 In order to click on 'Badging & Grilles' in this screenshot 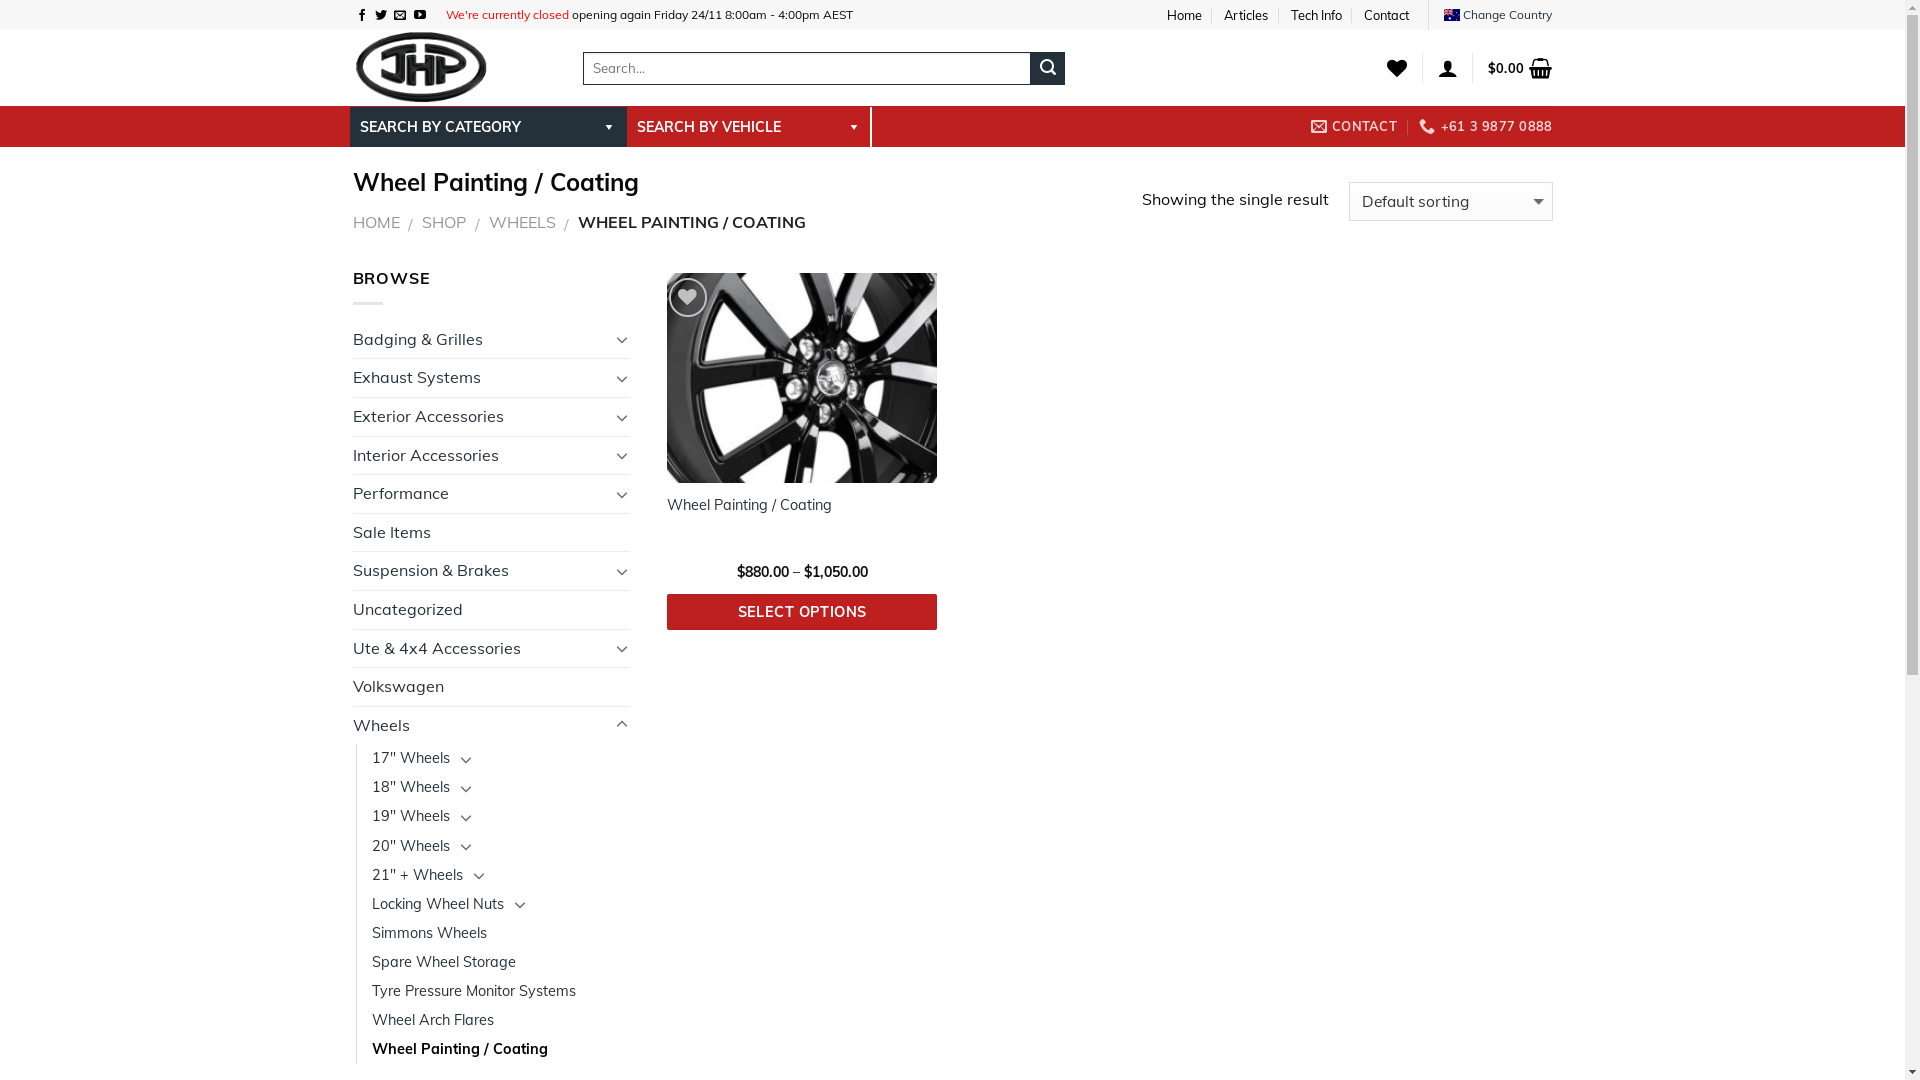, I will do `click(351, 338)`.